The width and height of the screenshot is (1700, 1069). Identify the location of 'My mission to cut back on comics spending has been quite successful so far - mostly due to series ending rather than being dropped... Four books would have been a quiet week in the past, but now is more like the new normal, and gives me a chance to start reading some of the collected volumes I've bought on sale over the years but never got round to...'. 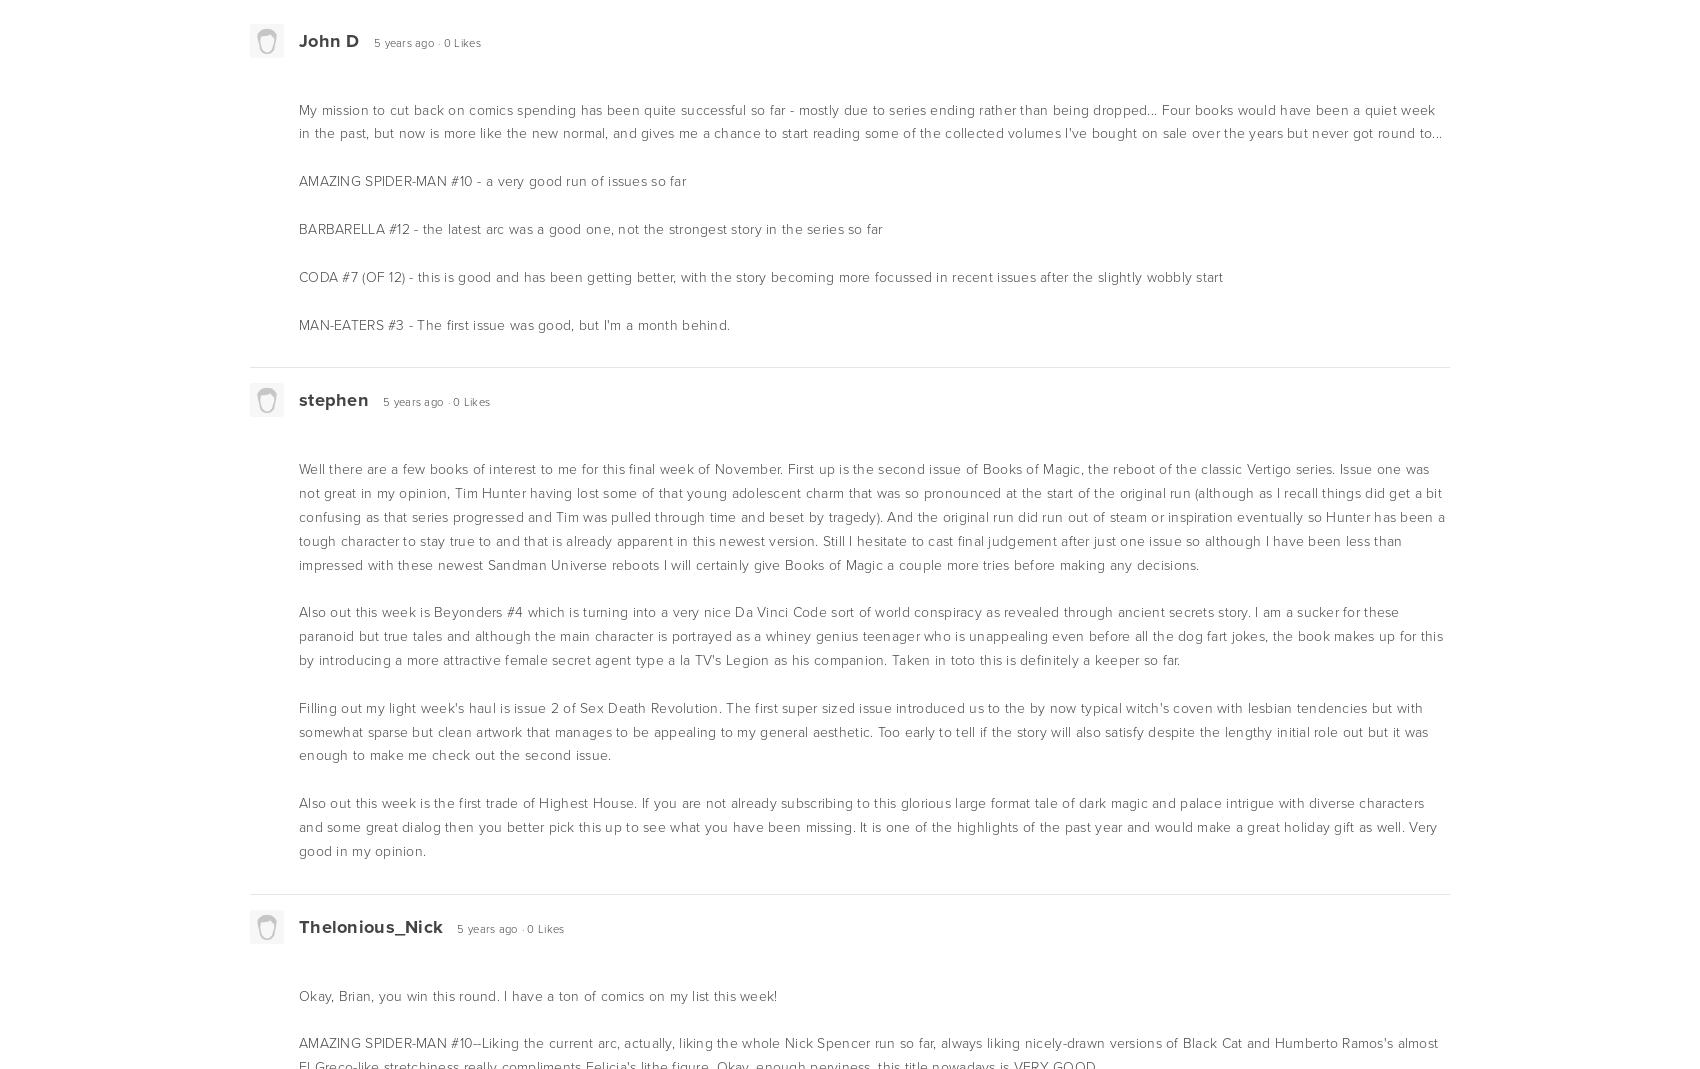
(299, 121).